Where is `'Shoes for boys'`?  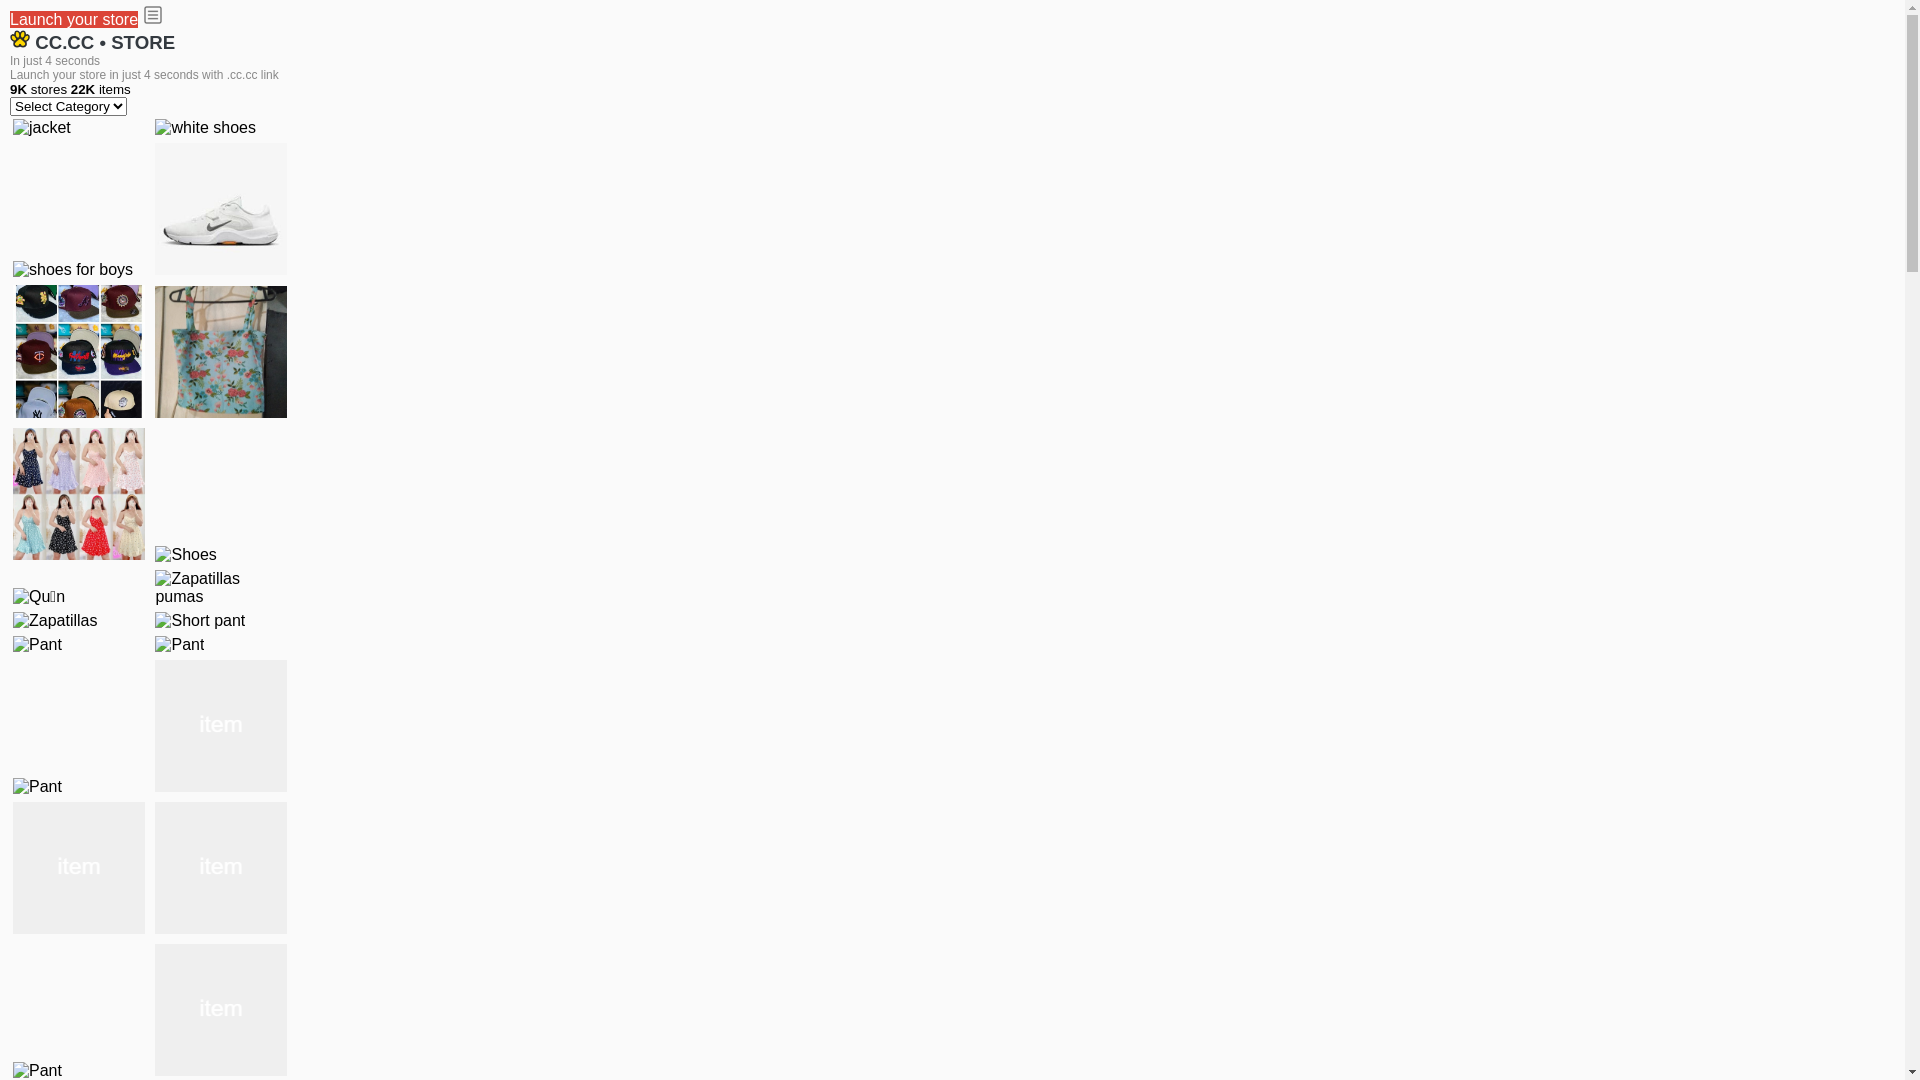 'Shoes for boys' is located at coordinates (153, 208).